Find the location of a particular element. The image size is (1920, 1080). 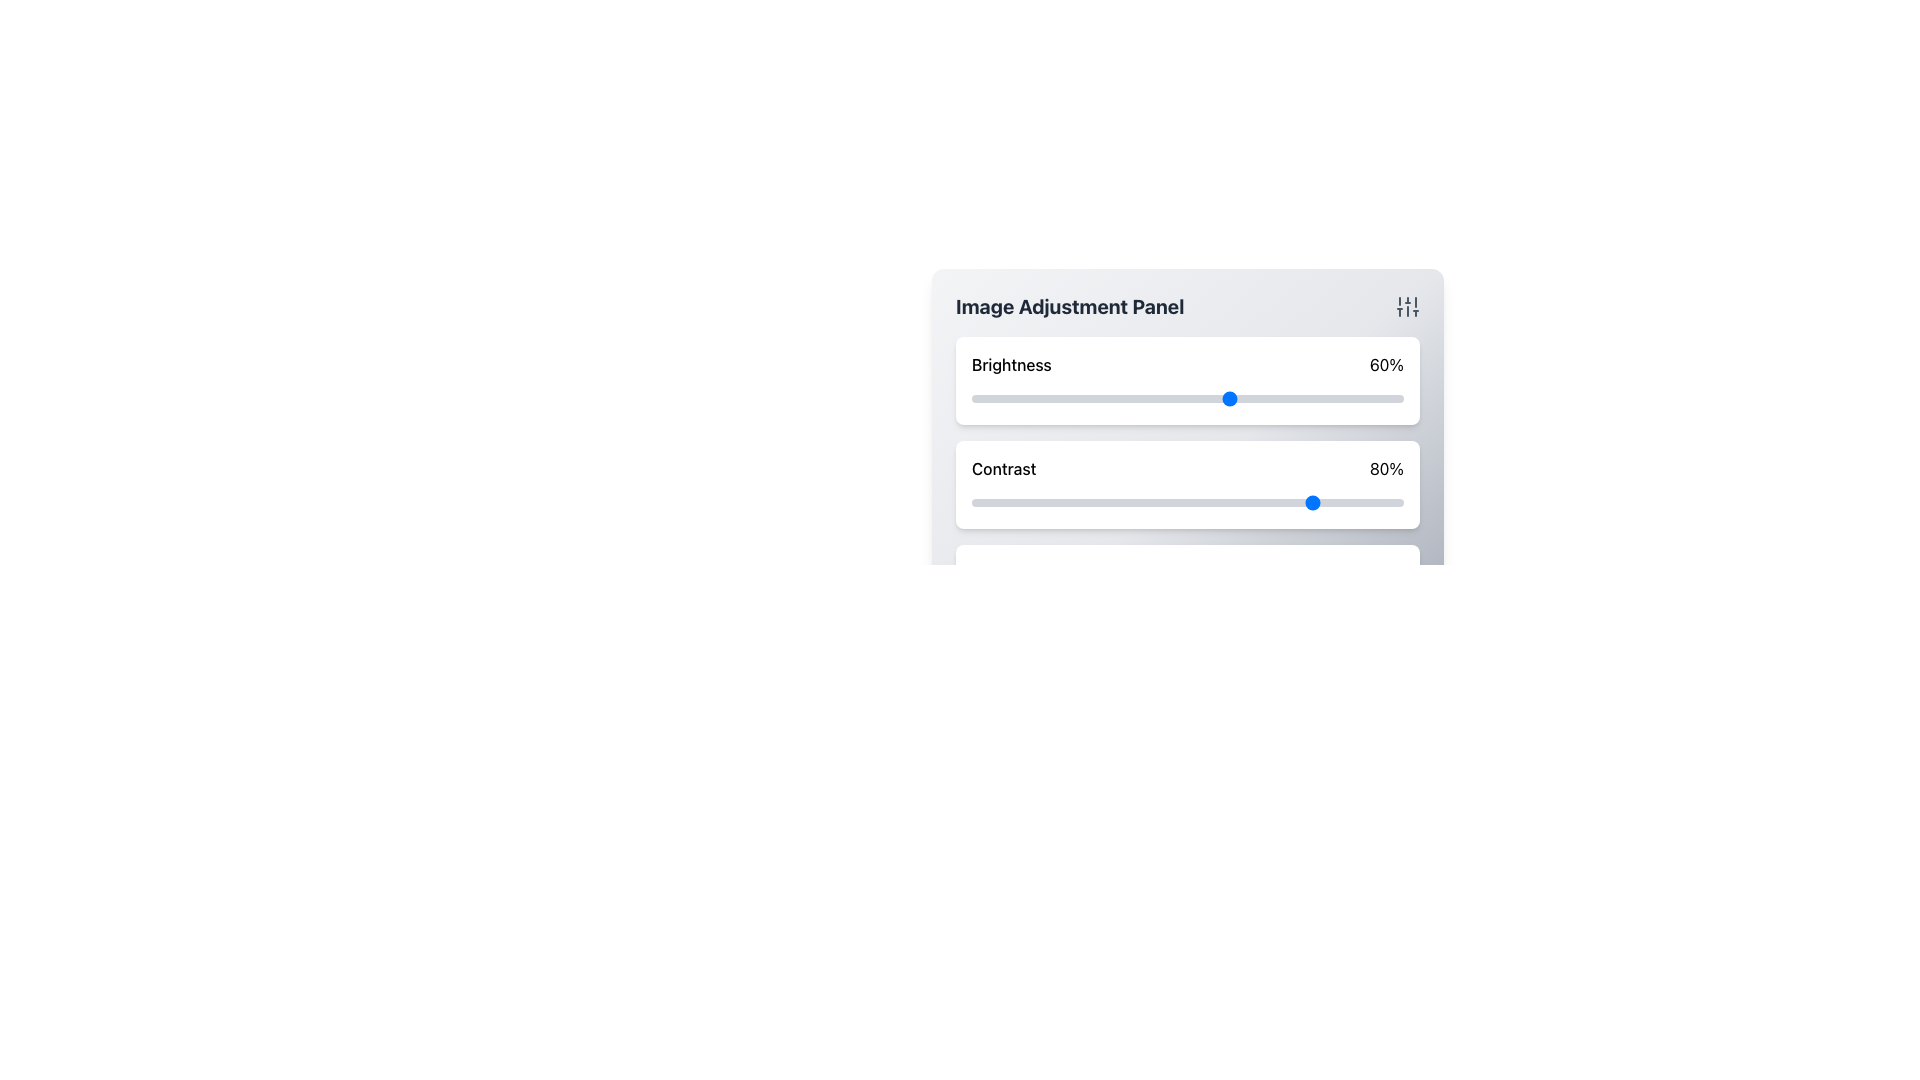

brightness is located at coordinates (1269, 398).